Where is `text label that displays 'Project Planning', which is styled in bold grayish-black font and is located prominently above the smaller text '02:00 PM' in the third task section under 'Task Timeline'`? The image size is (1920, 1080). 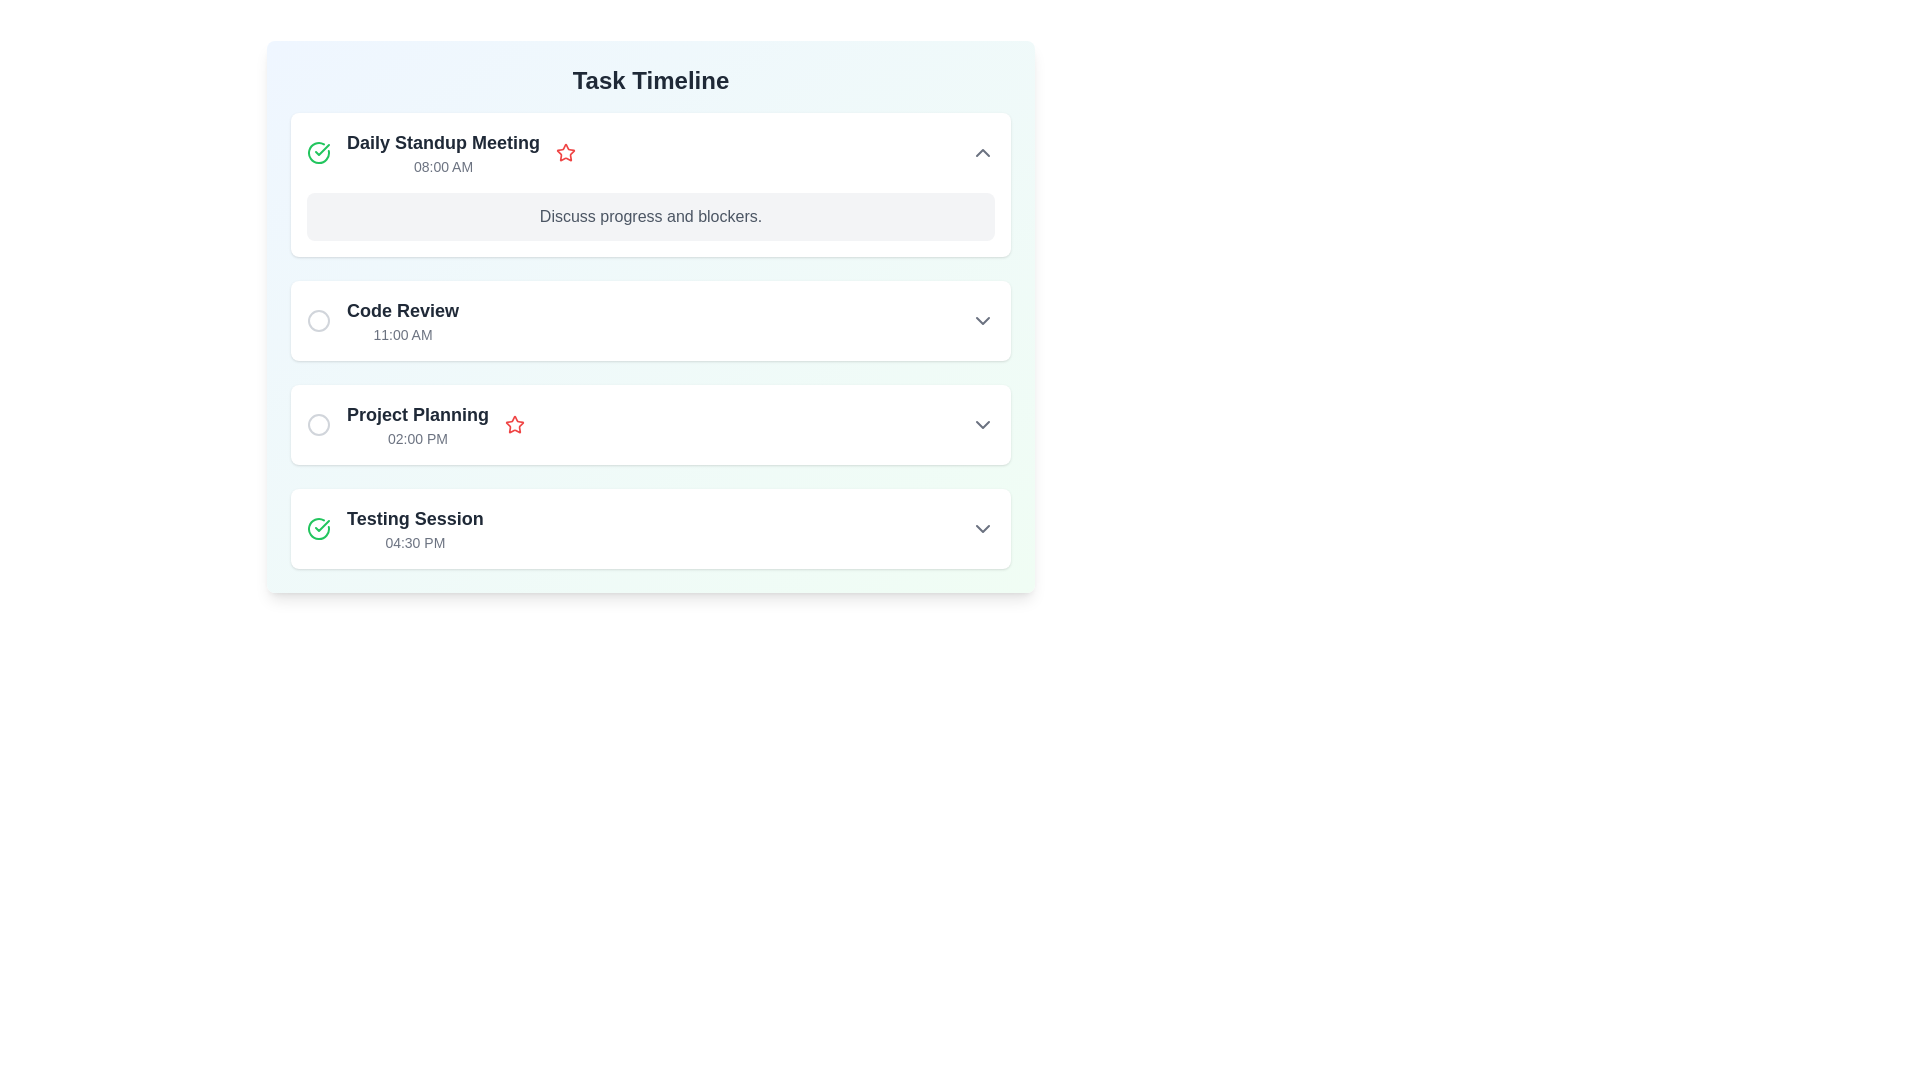
text label that displays 'Project Planning', which is styled in bold grayish-black font and is located prominently above the smaller text '02:00 PM' in the third task section under 'Task Timeline' is located at coordinates (416, 414).